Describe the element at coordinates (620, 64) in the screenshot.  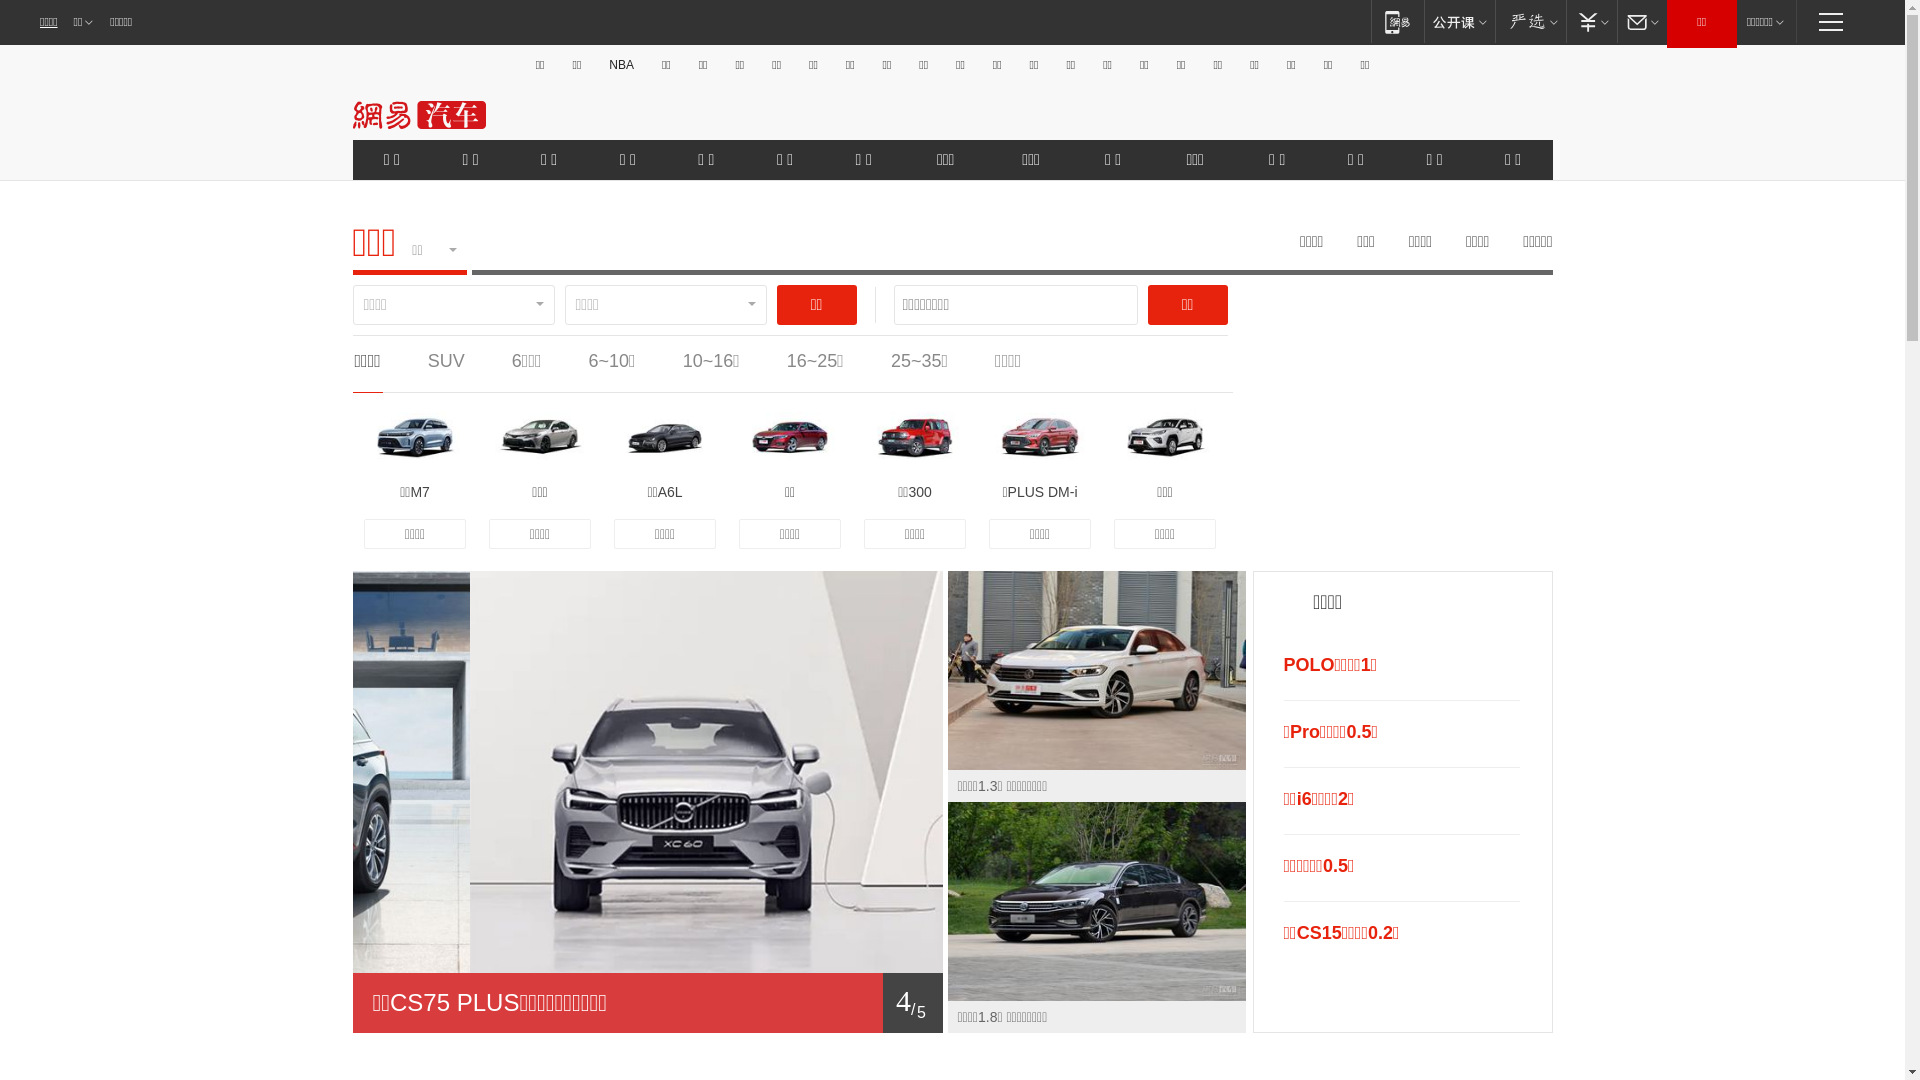
I see `'NBA'` at that location.